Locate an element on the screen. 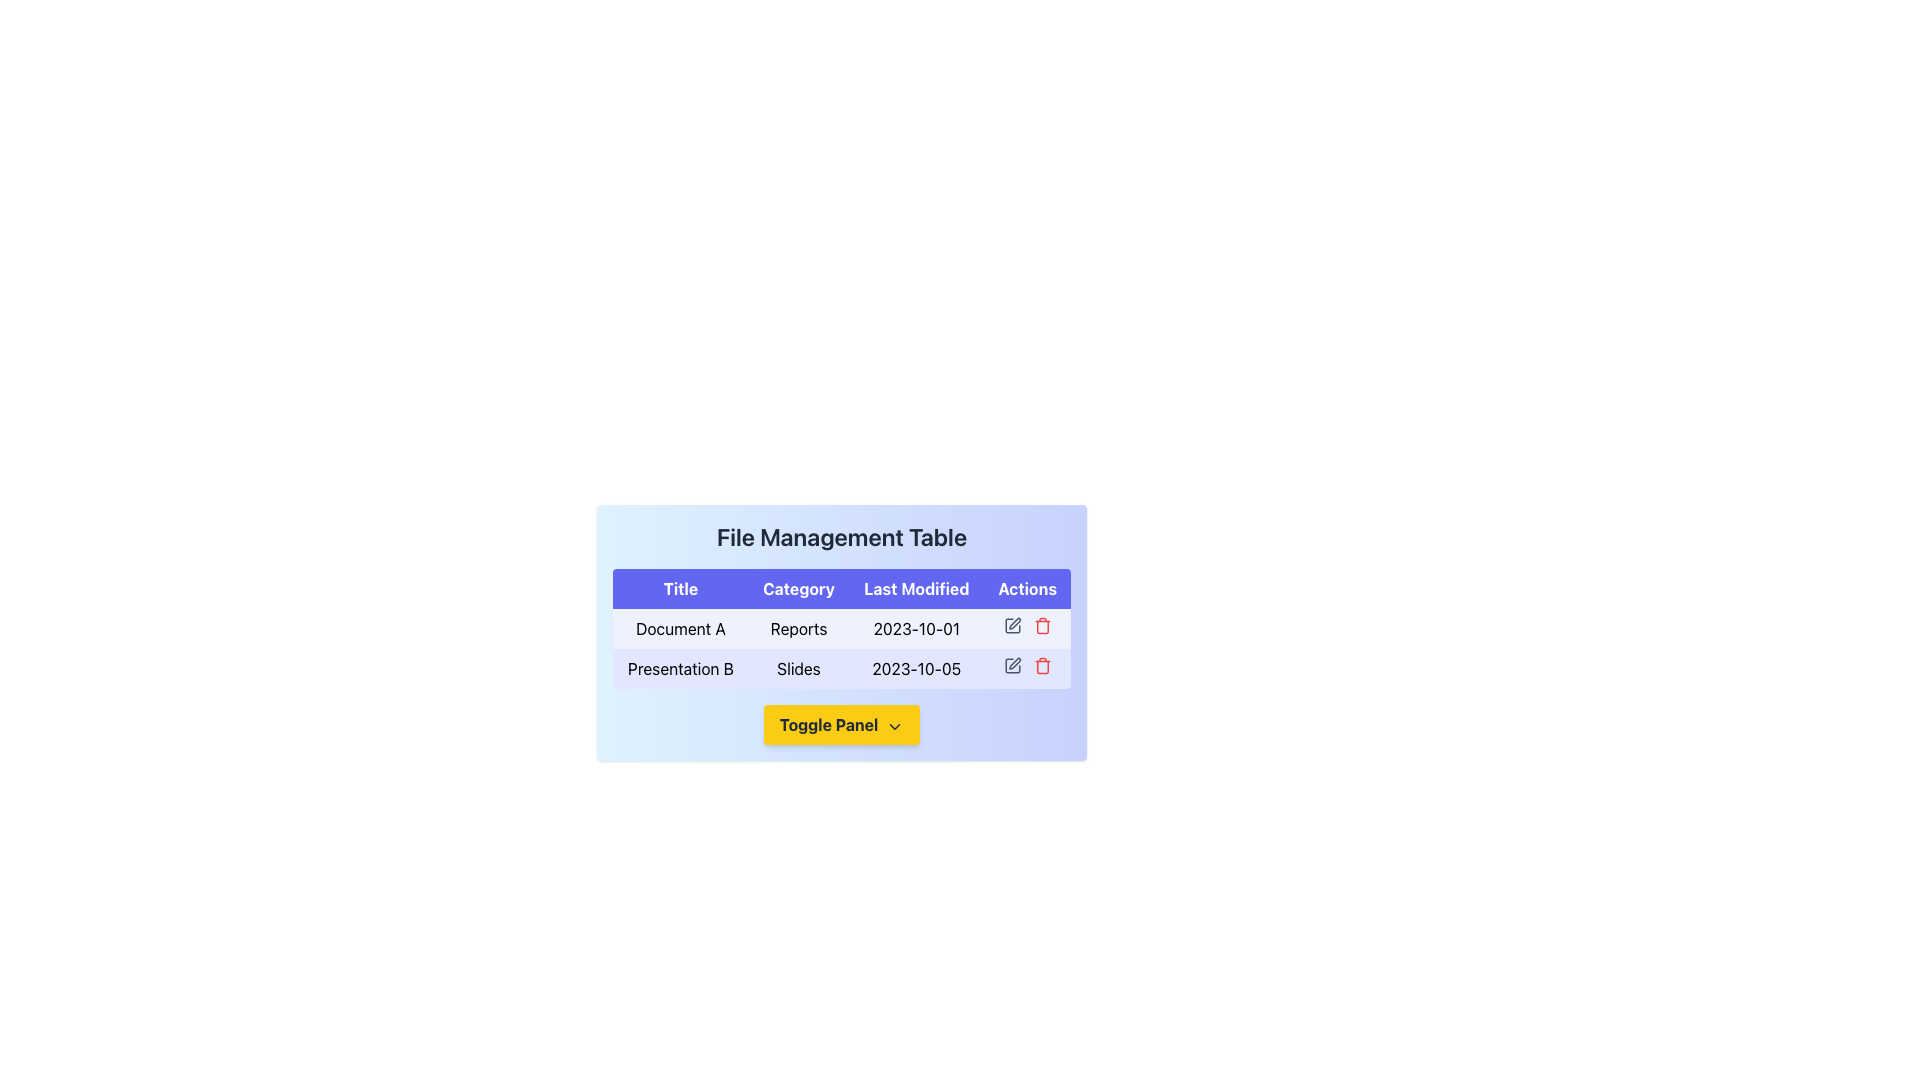 This screenshot has width=1920, height=1080. the button with an icon in the 'Actions' column of the second row entry ('Presentation B') to change its color is located at coordinates (1012, 624).